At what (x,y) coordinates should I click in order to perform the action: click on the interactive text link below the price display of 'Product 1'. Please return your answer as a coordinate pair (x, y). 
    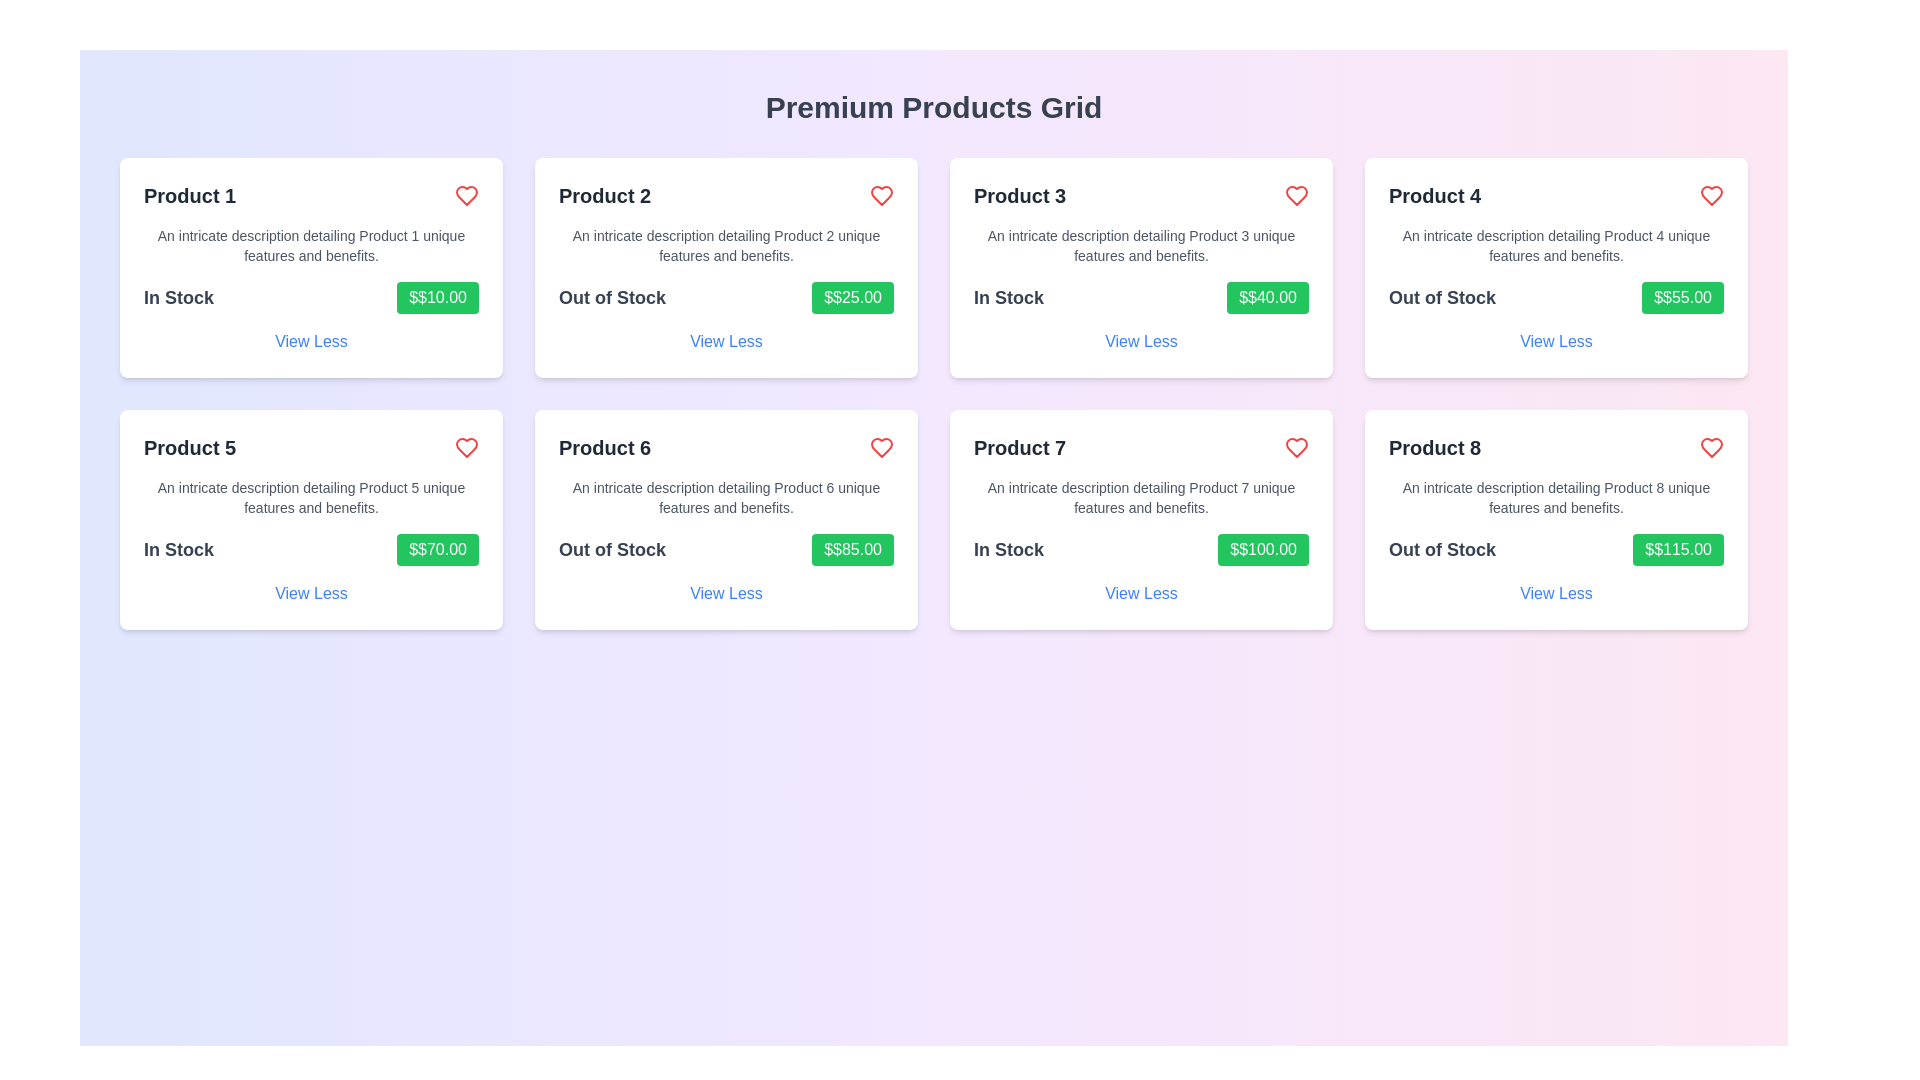
    Looking at the image, I should click on (310, 341).